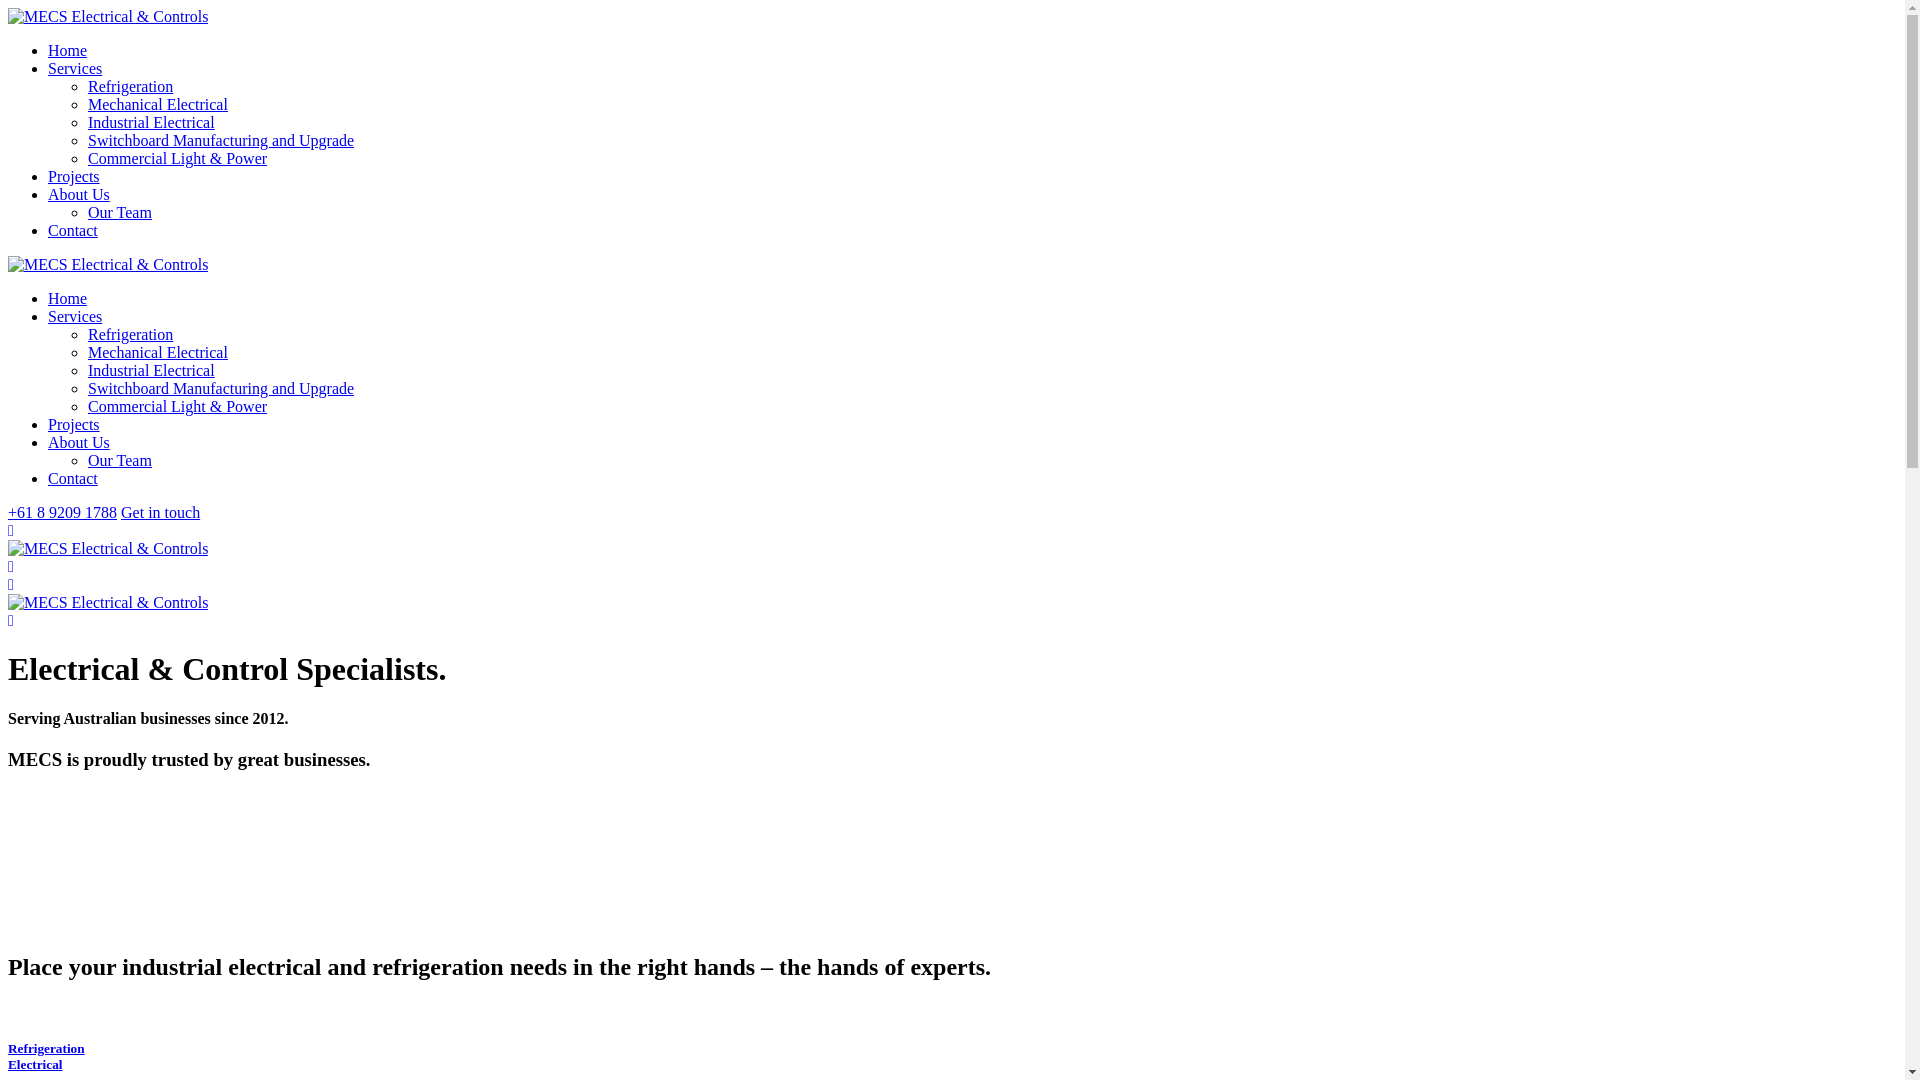 The height and width of the screenshot is (1080, 1920). I want to click on 'Mechanical Electrical', so click(157, 104).